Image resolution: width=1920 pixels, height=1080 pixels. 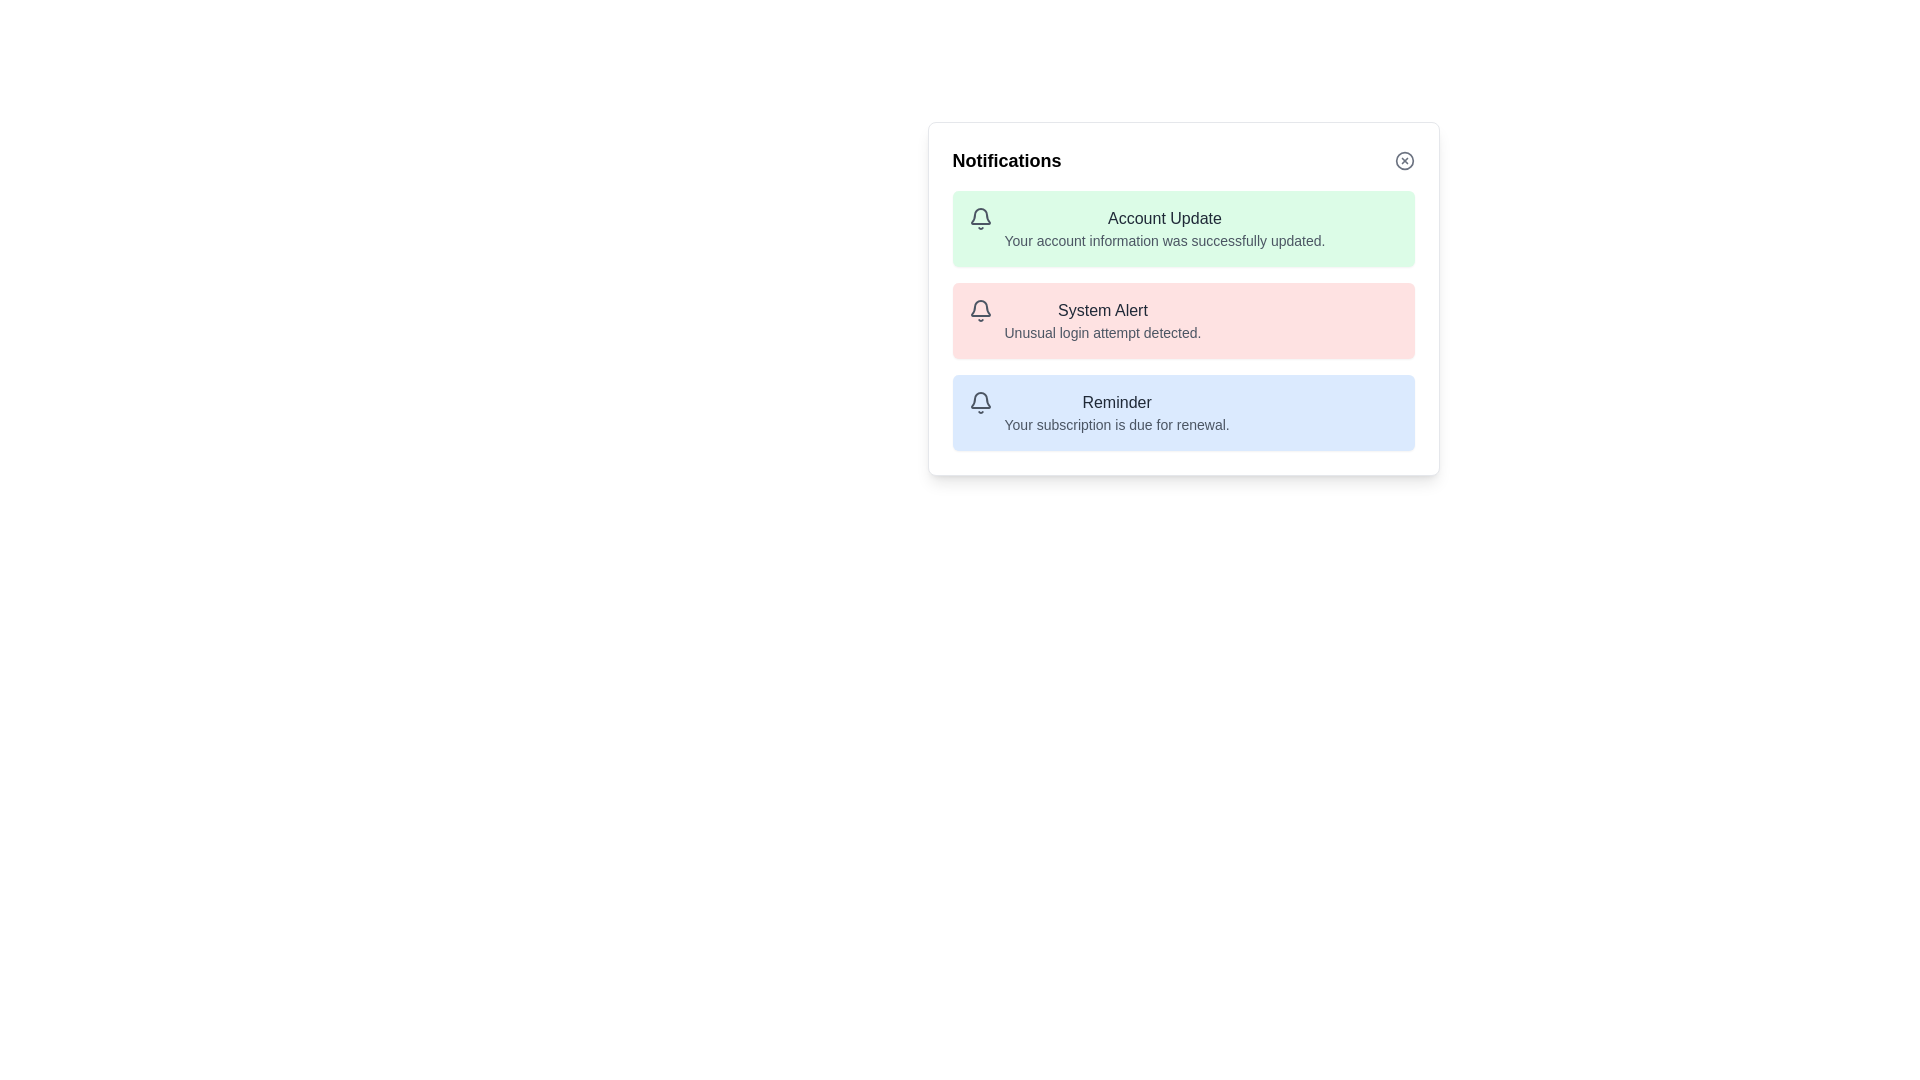 What do you see at coordinates (980, 311) in the screenshot?
I see `the bell-shaped icon in the notification panel for 'System Alert' located on the left side of the panel` at bounding box center [980, 311].